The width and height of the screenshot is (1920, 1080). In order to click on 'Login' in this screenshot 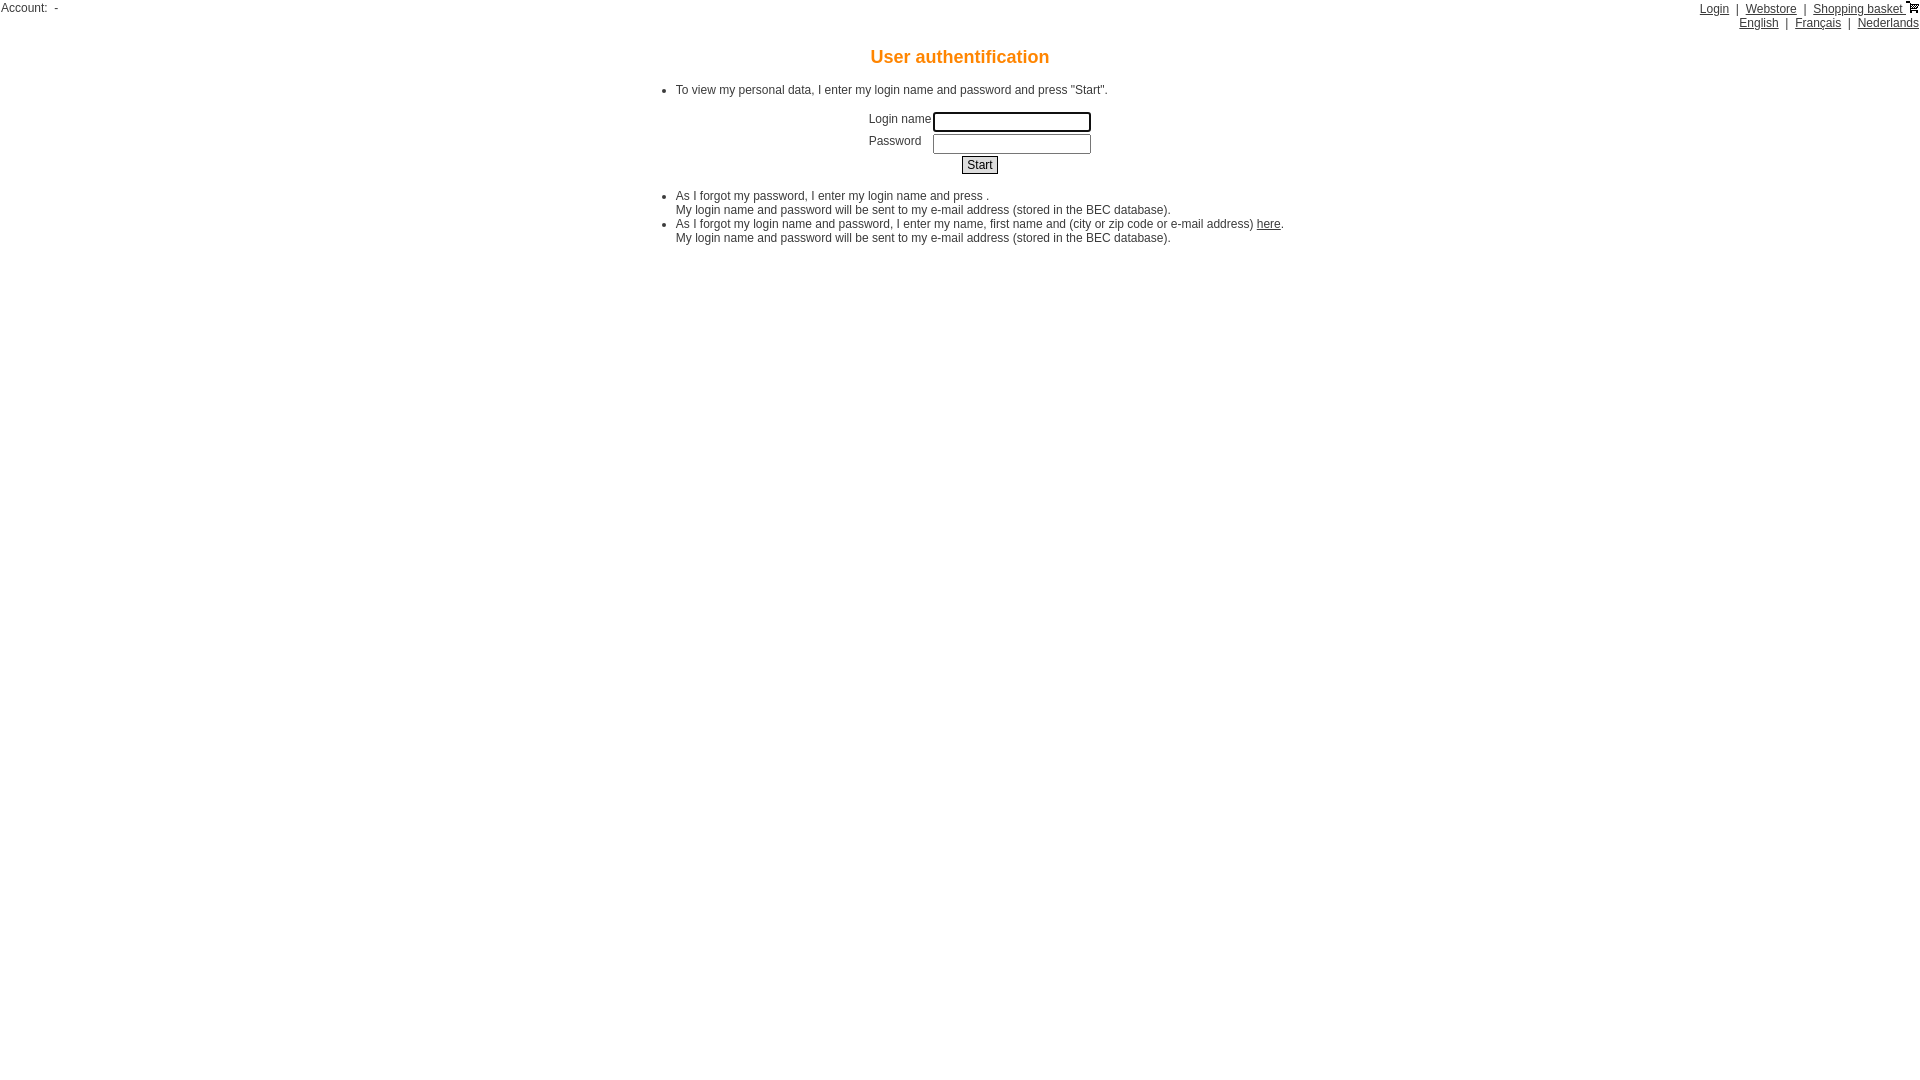, I will do `click(1713, 8)`.